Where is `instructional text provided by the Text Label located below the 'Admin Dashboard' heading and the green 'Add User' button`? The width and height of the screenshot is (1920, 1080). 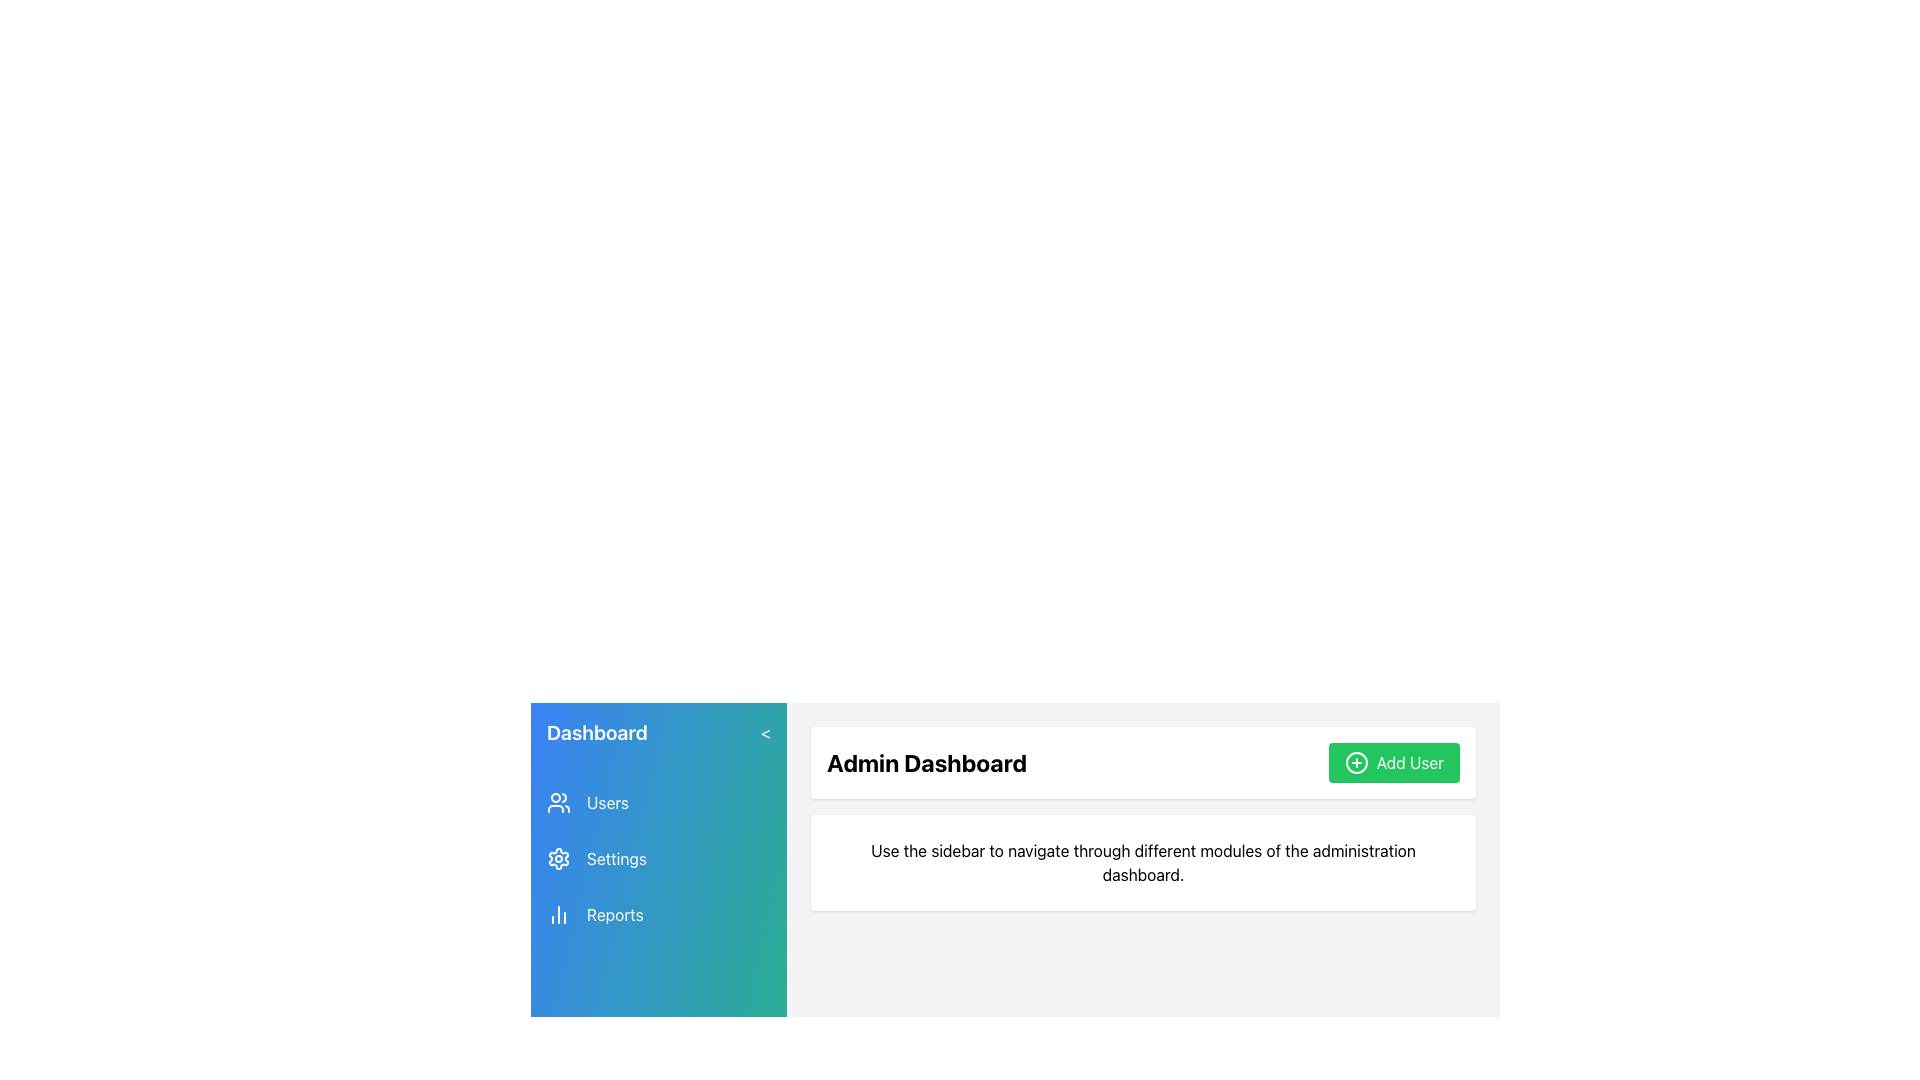
instructional text provided by the Text Label located below the 'Admin Dashboard' heading and the green 'Add User' button is located at coordinates (1143, 862).